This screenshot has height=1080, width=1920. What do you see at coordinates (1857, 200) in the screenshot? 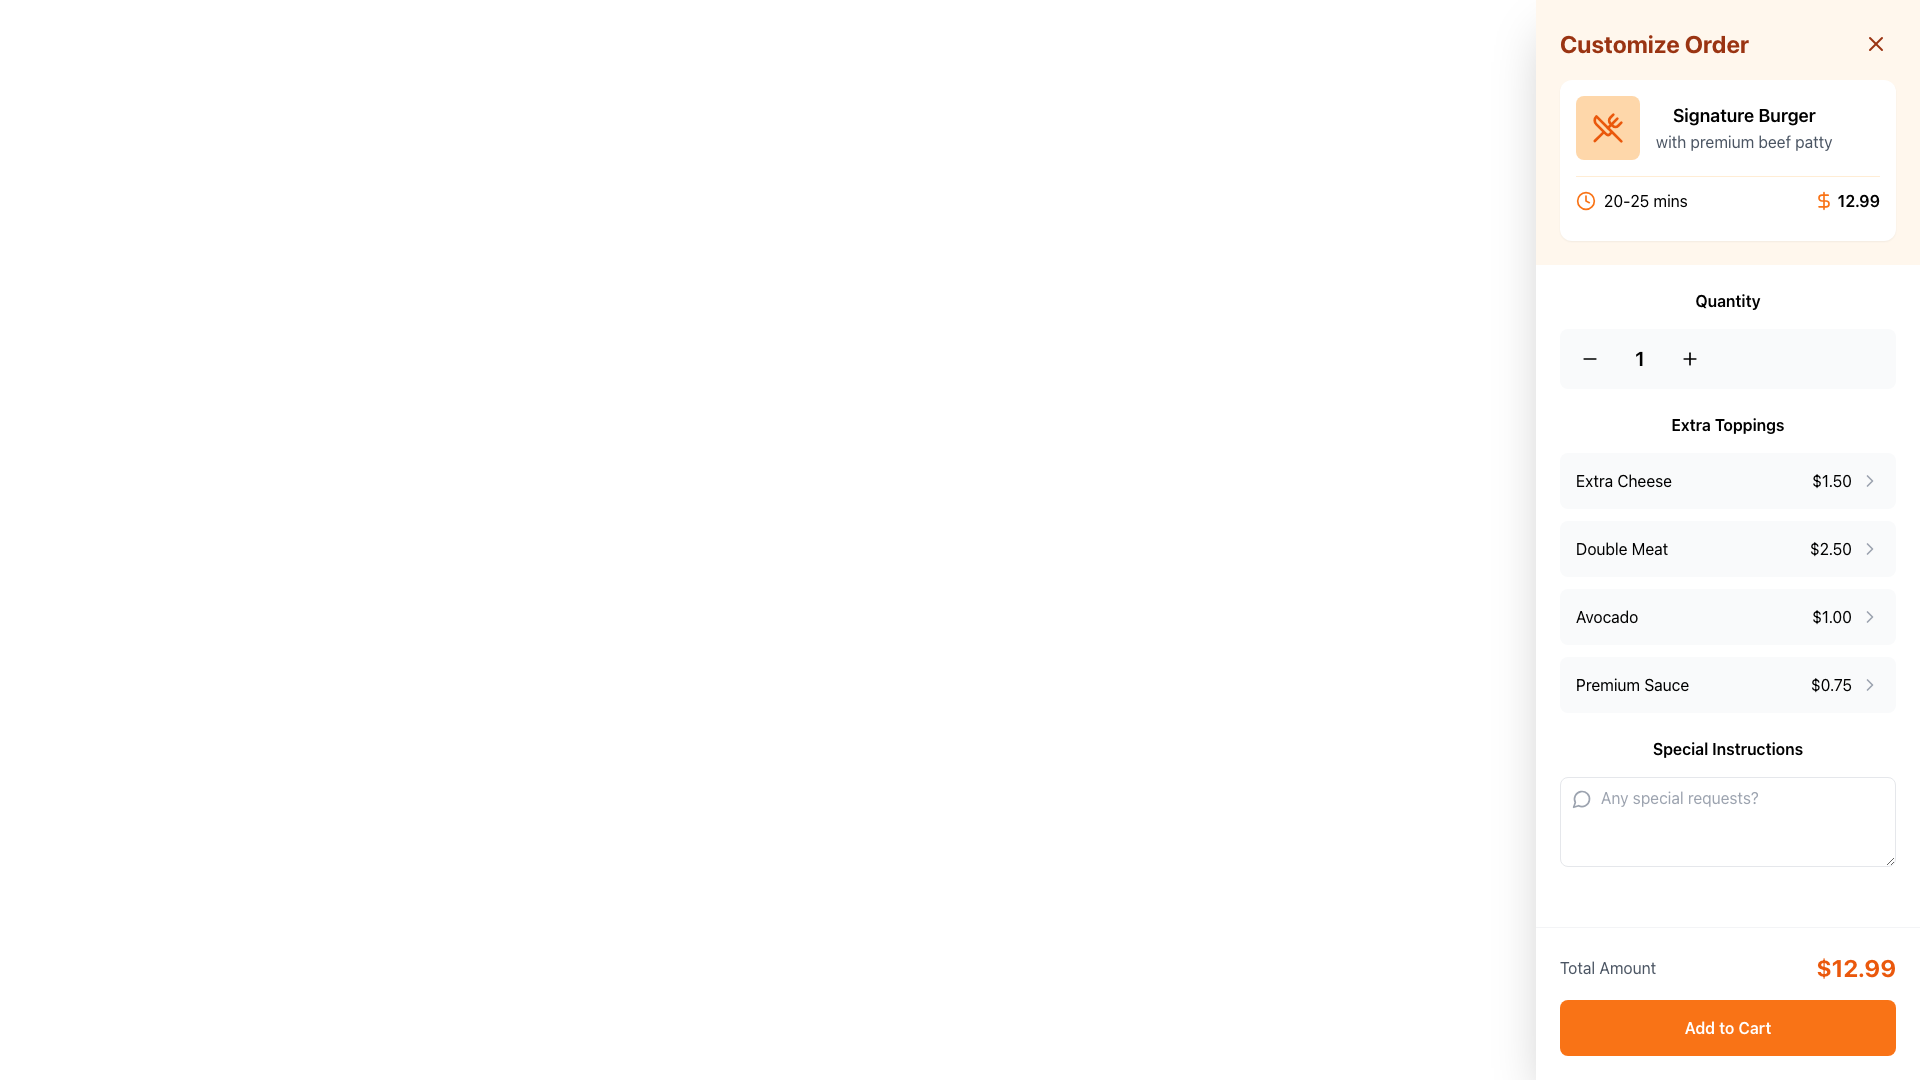
I see `the area around the Text Label displaying the price '12.99' in bold font, located in the top section of the 'Customize Order' panel, to initiate related interactions` at bounding box center [1857, 200].